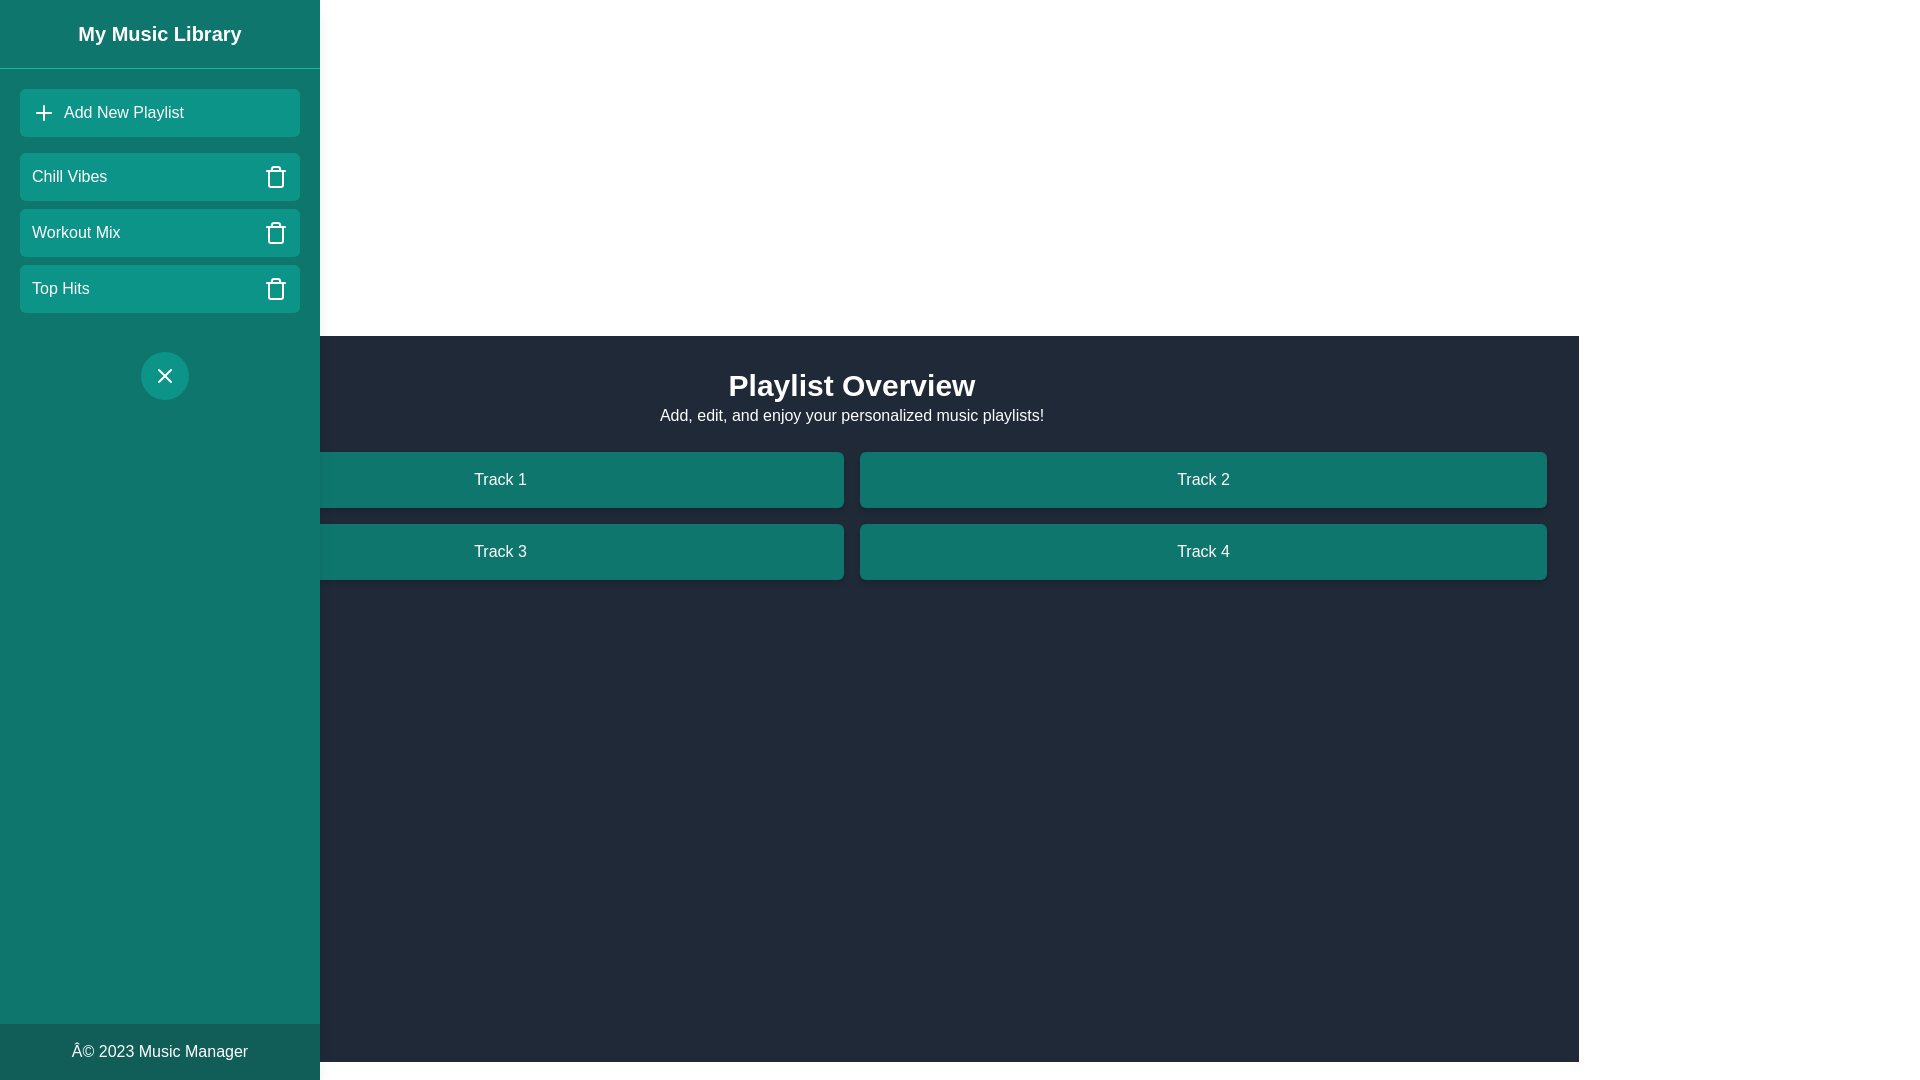  Describe the element at coordinates (43, 112) in the screenshot. I see `the plus icon located to the left of the 'Add New Playlist' text in the sidebar` at that location.